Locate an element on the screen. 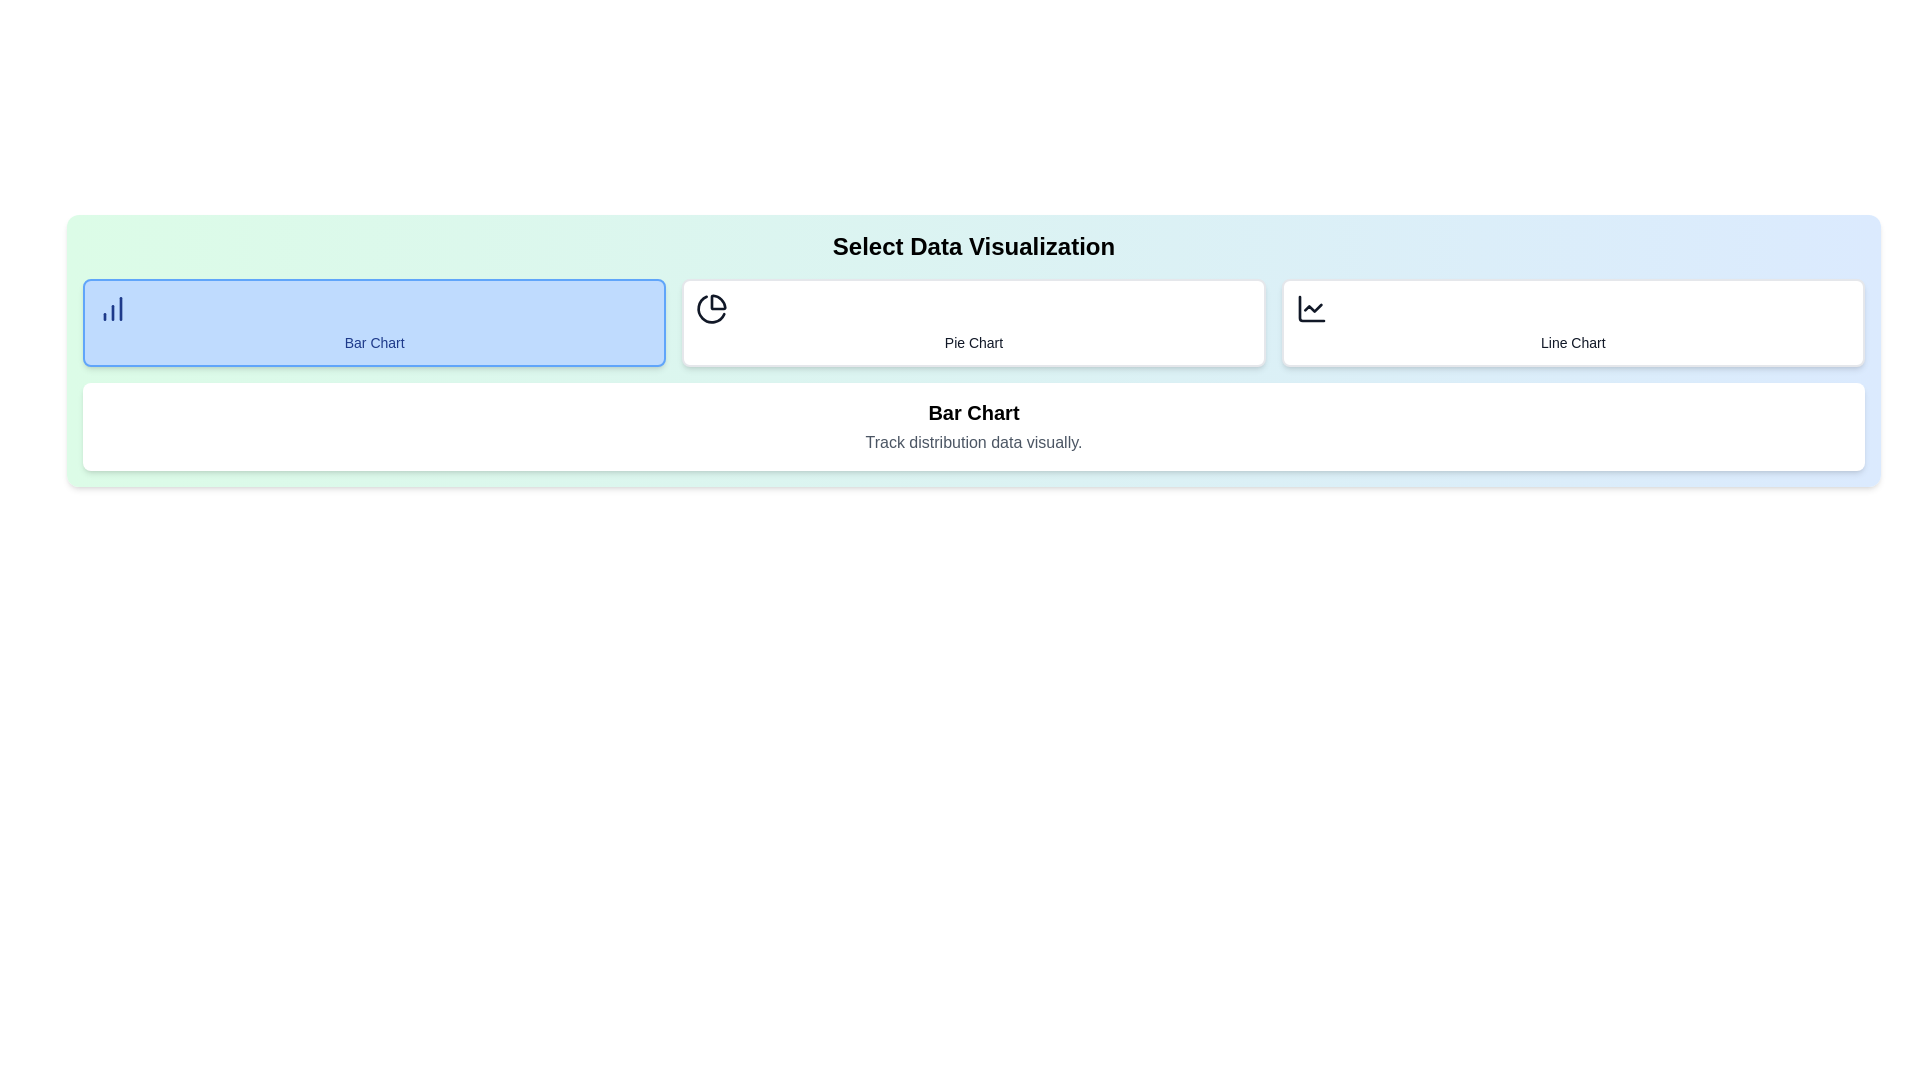 The image size is (1920, 1080). the pie chart icon located to the left of the 'Pie Chart' label in the data visualization selection row is located at coordinates (712, 308).